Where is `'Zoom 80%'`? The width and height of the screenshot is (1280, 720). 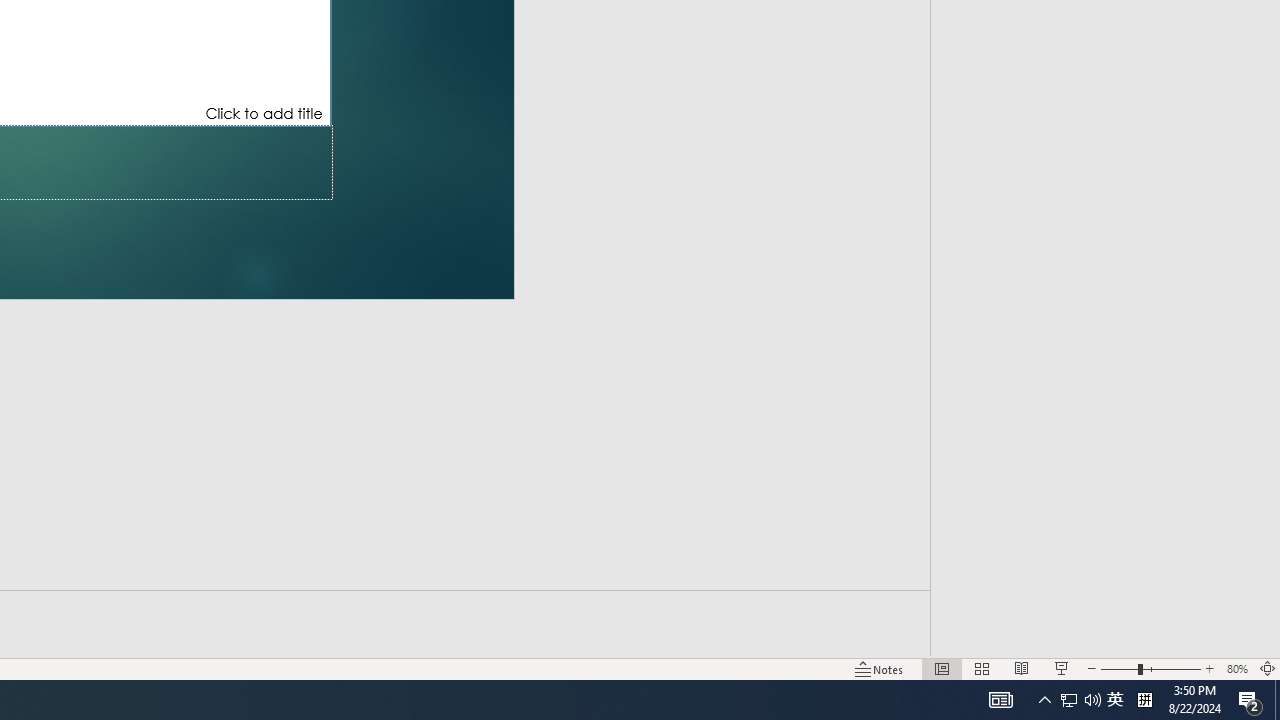
'Zoom 80%' is located at coordinates (1236, 669).